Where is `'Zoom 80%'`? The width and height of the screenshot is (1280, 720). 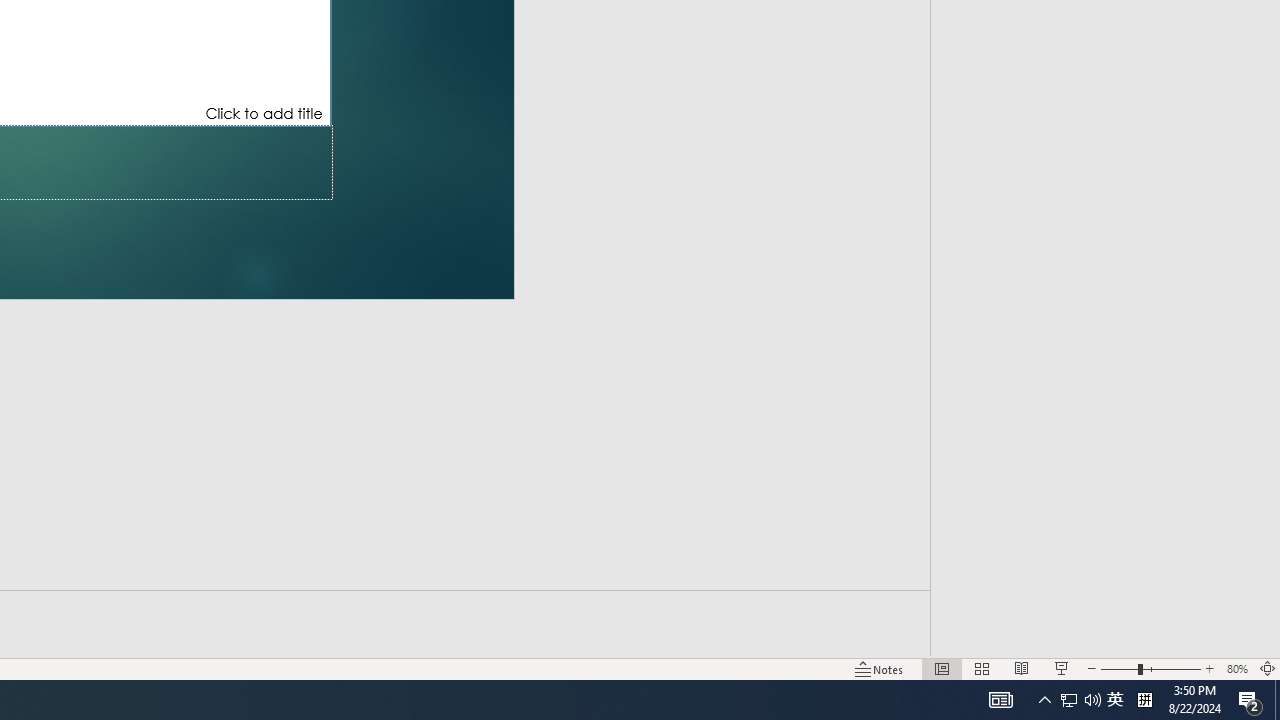
'Zoom 80%' is located at coordinates (1236, 669).